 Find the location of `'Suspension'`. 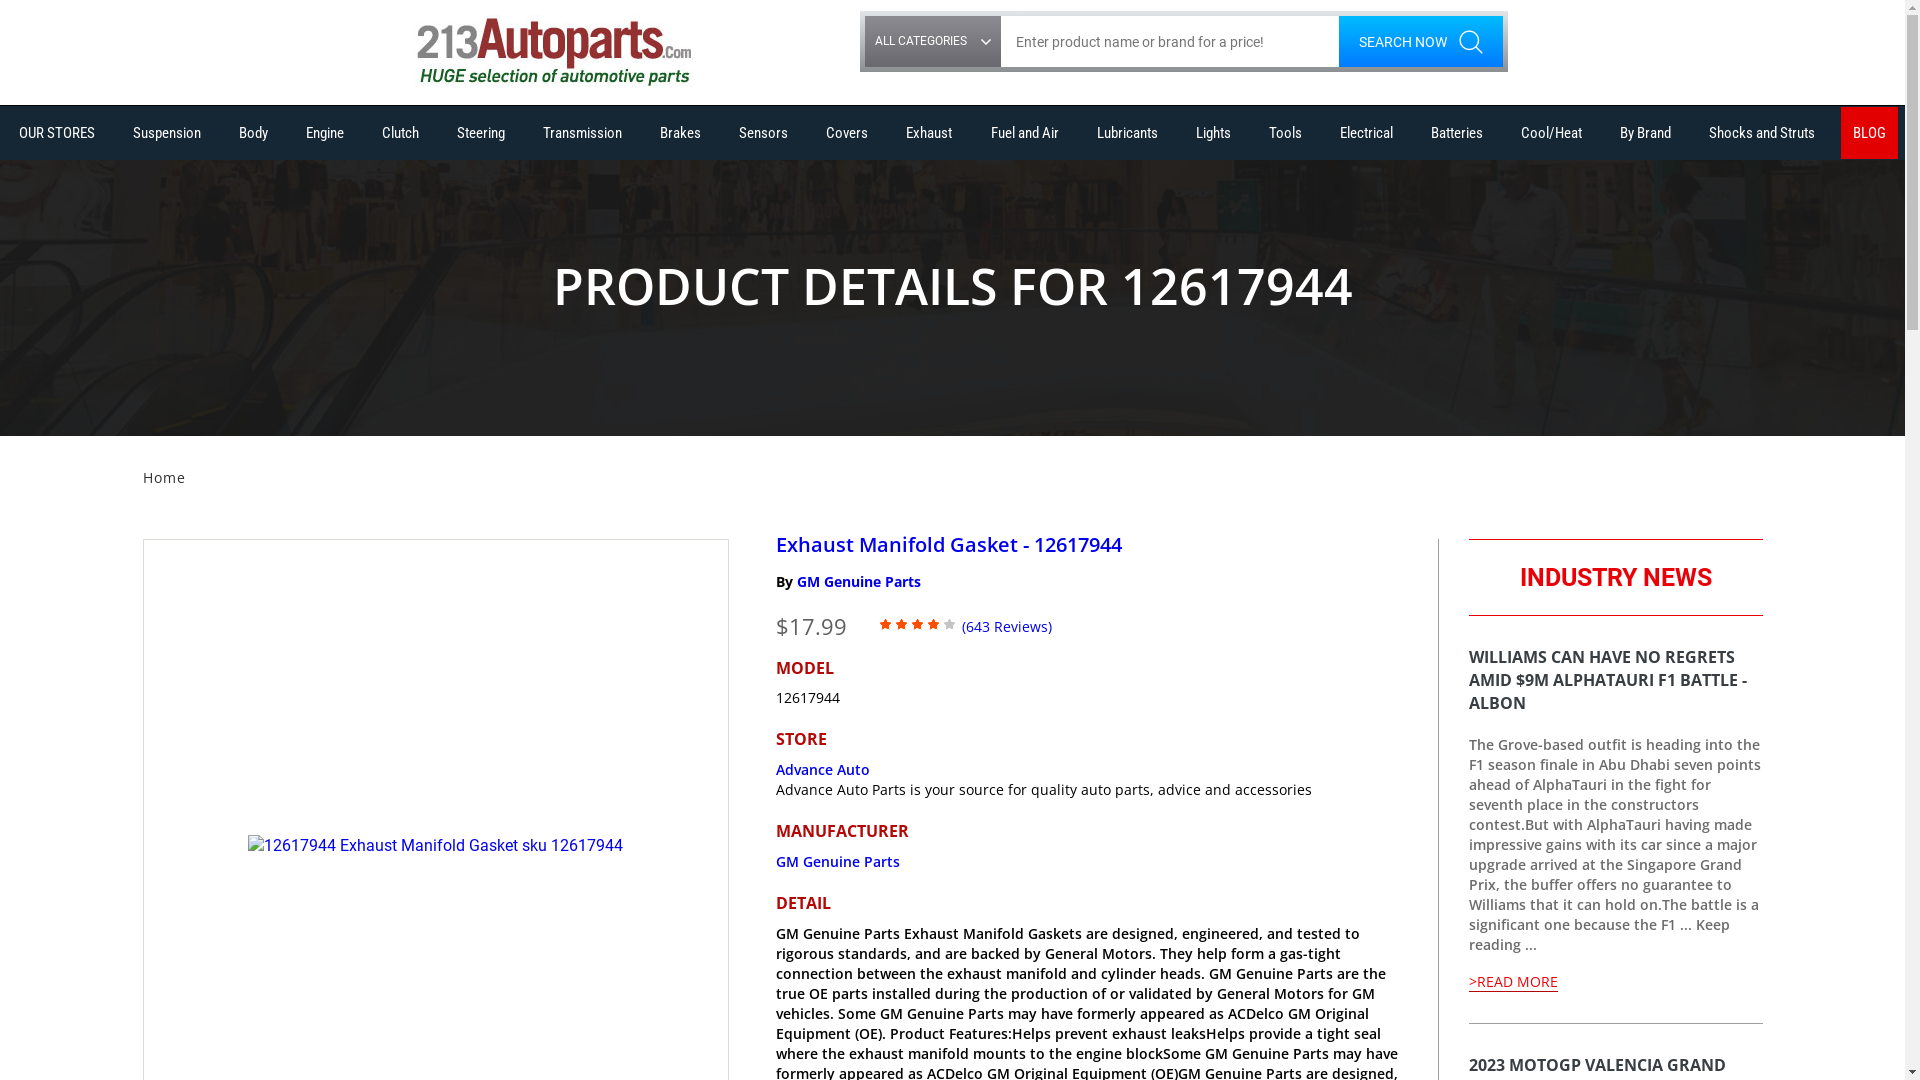

'Suspension' is located at coordinates (119, 132).